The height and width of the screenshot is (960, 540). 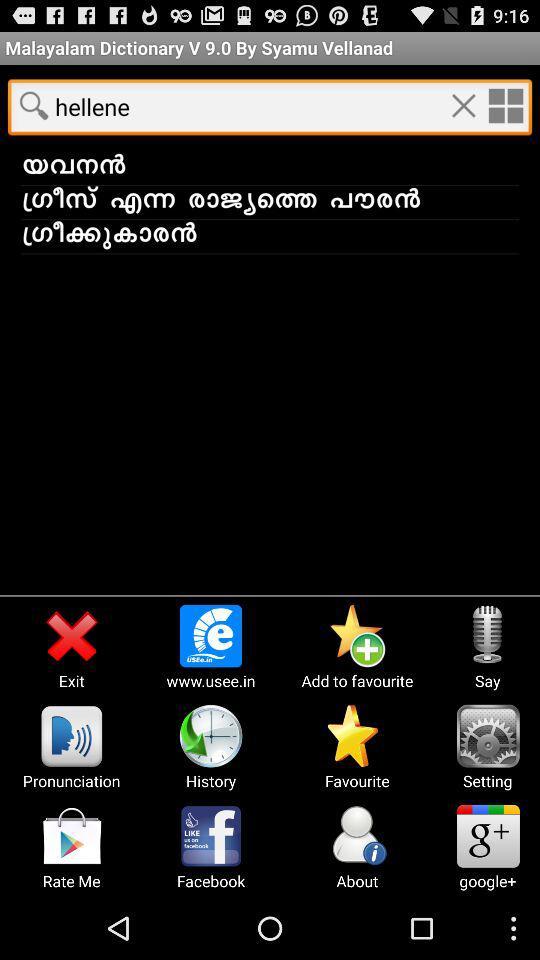 What do you see at coordinates (463, 105) in the screenshot?
I see `delete button` at bounding box center [463, 105].